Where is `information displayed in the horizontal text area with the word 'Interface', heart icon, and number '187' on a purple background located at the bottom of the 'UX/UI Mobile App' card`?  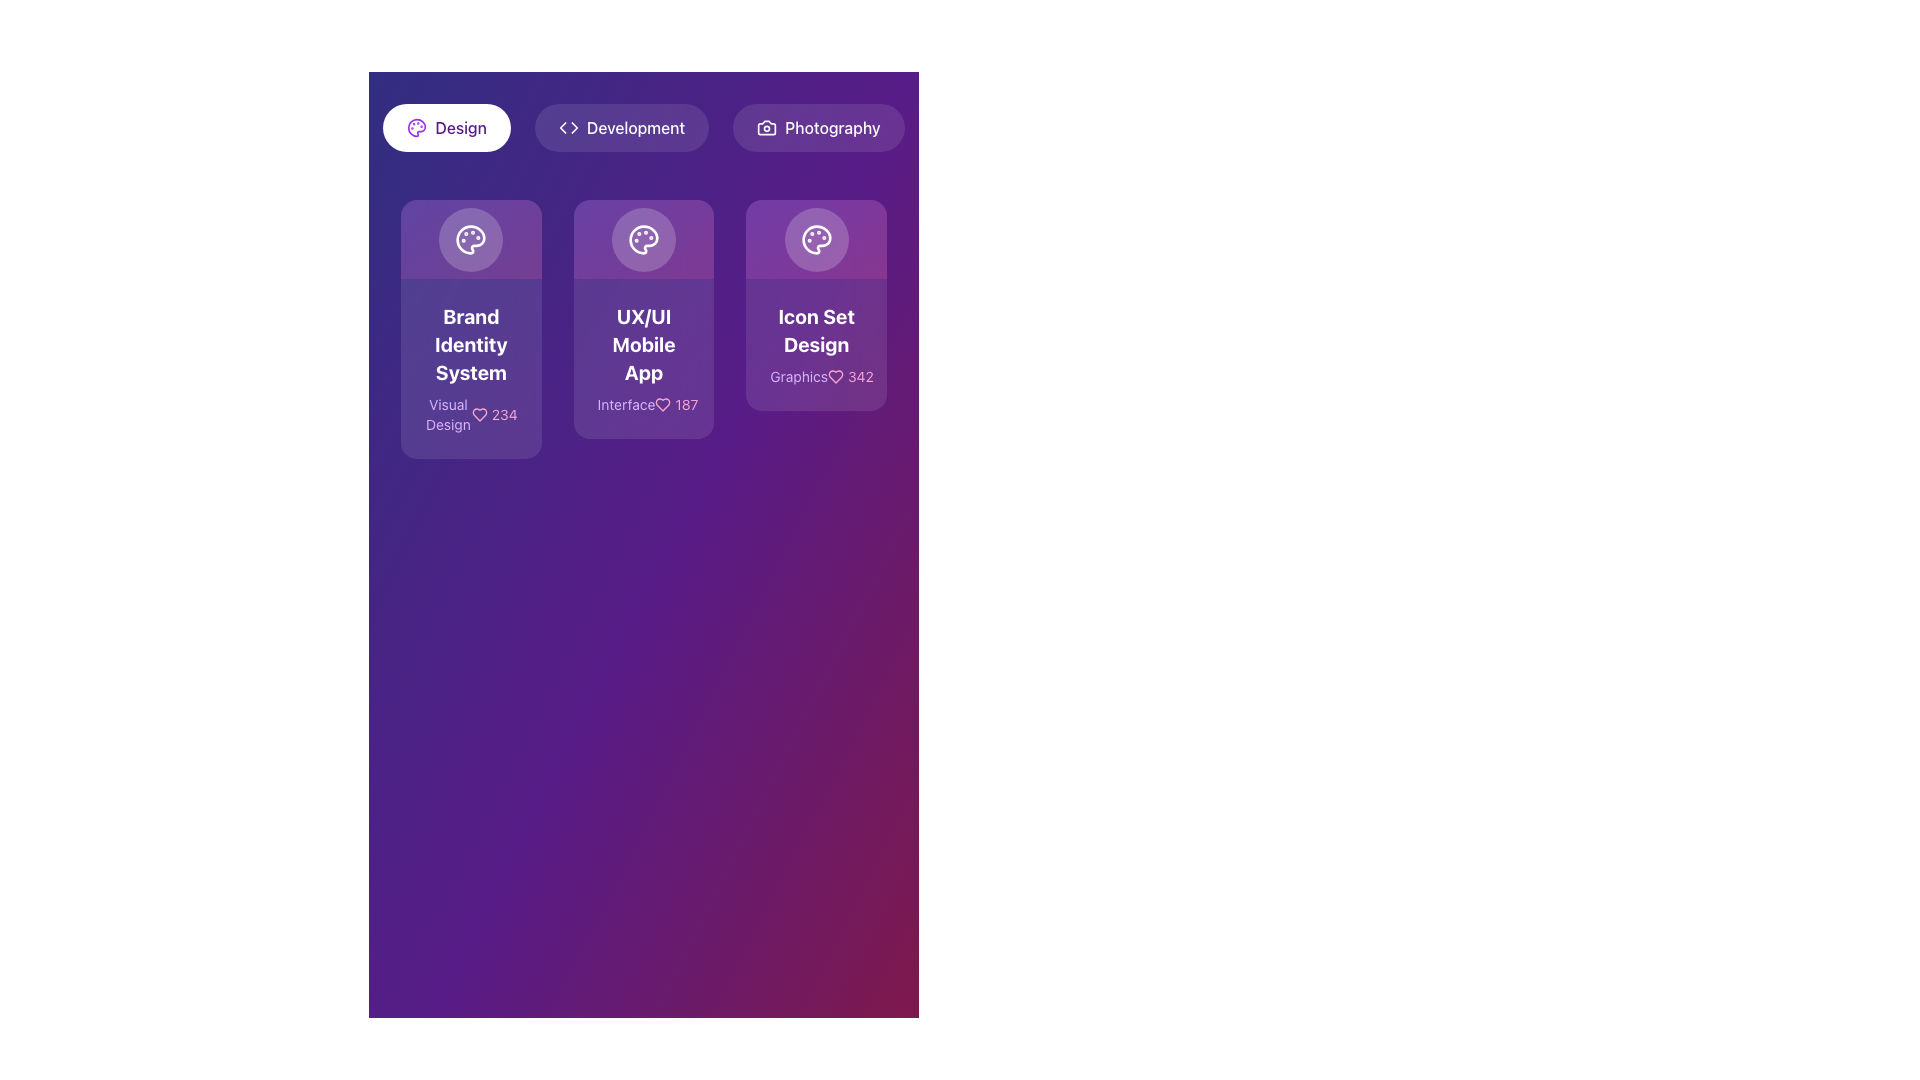 information displayed in the horizontal text area with the word 'Interface', heart icon, and number '187' on a purple background located at the bottom of the 'UX/UI Mobile App' card is located at coordinates (643, 405).